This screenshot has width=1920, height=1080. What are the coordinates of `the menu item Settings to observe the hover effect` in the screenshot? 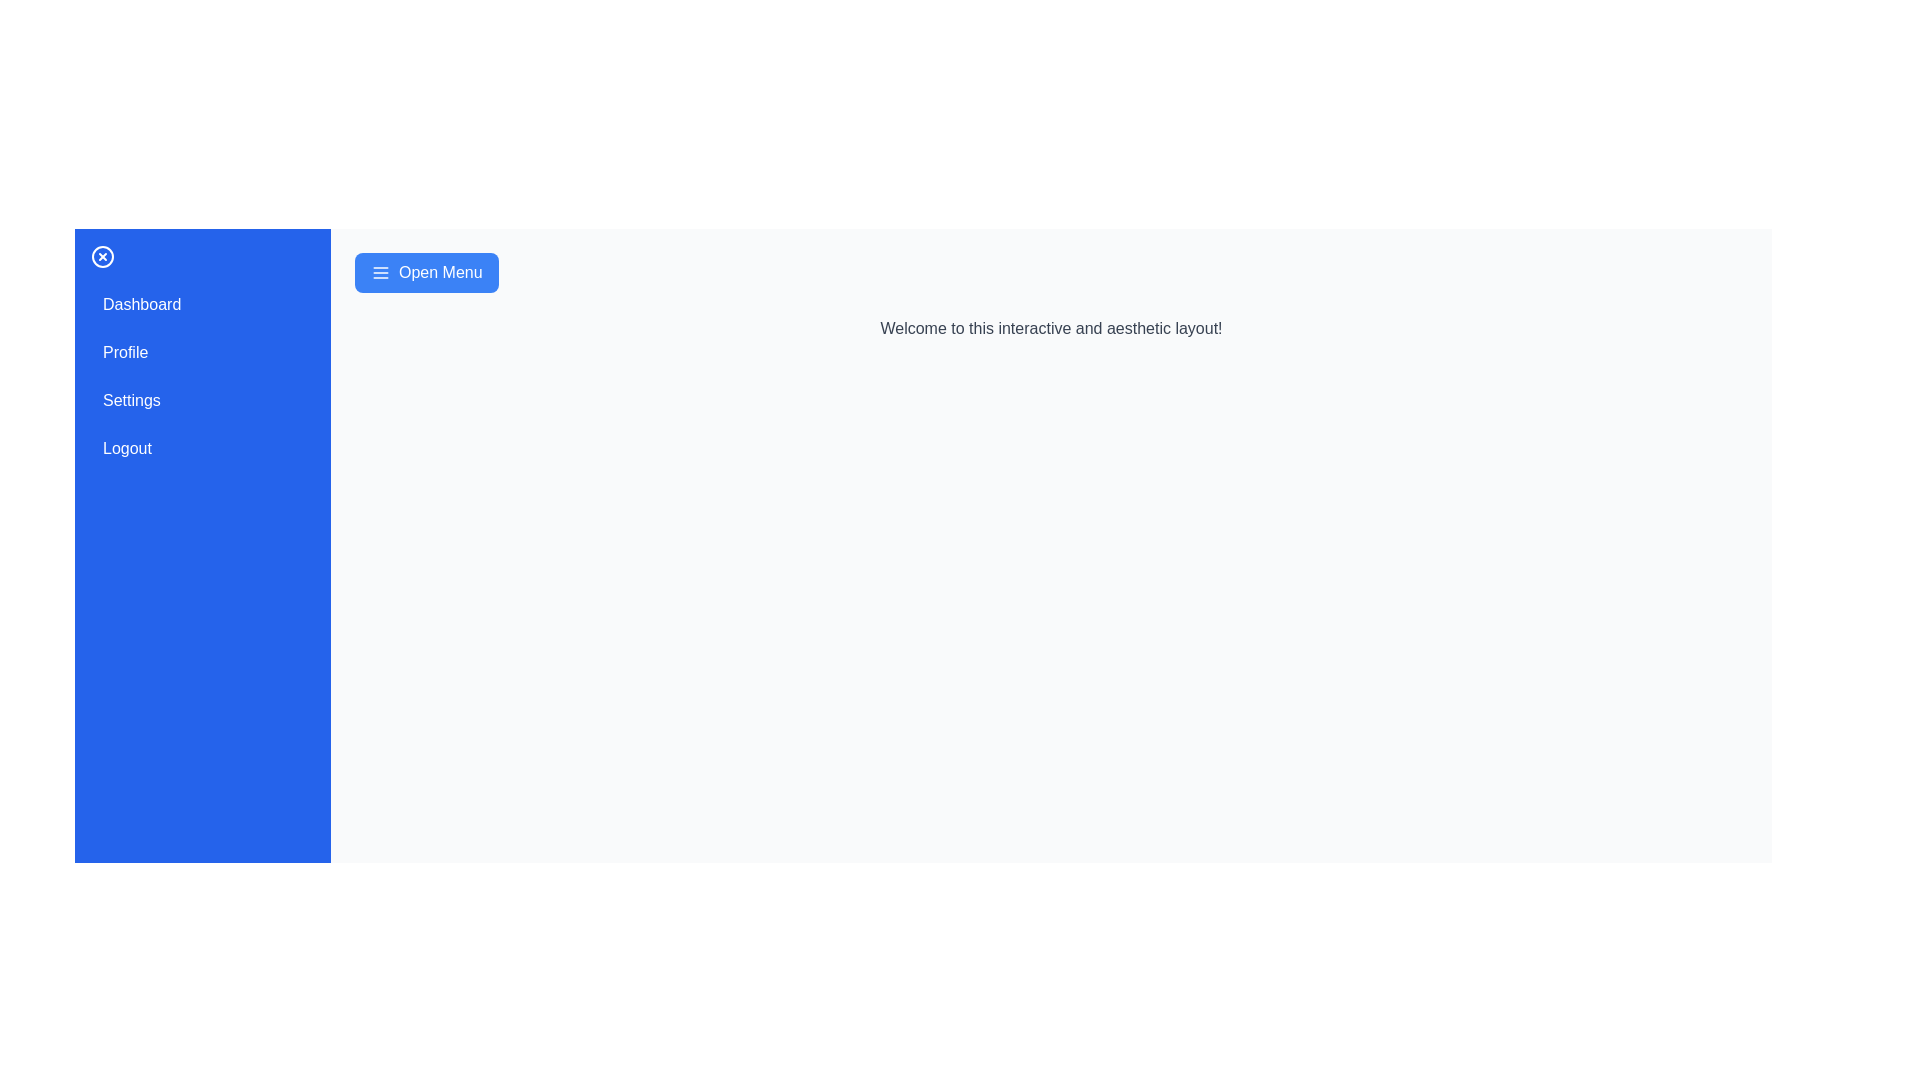 It's located at (202, 401).